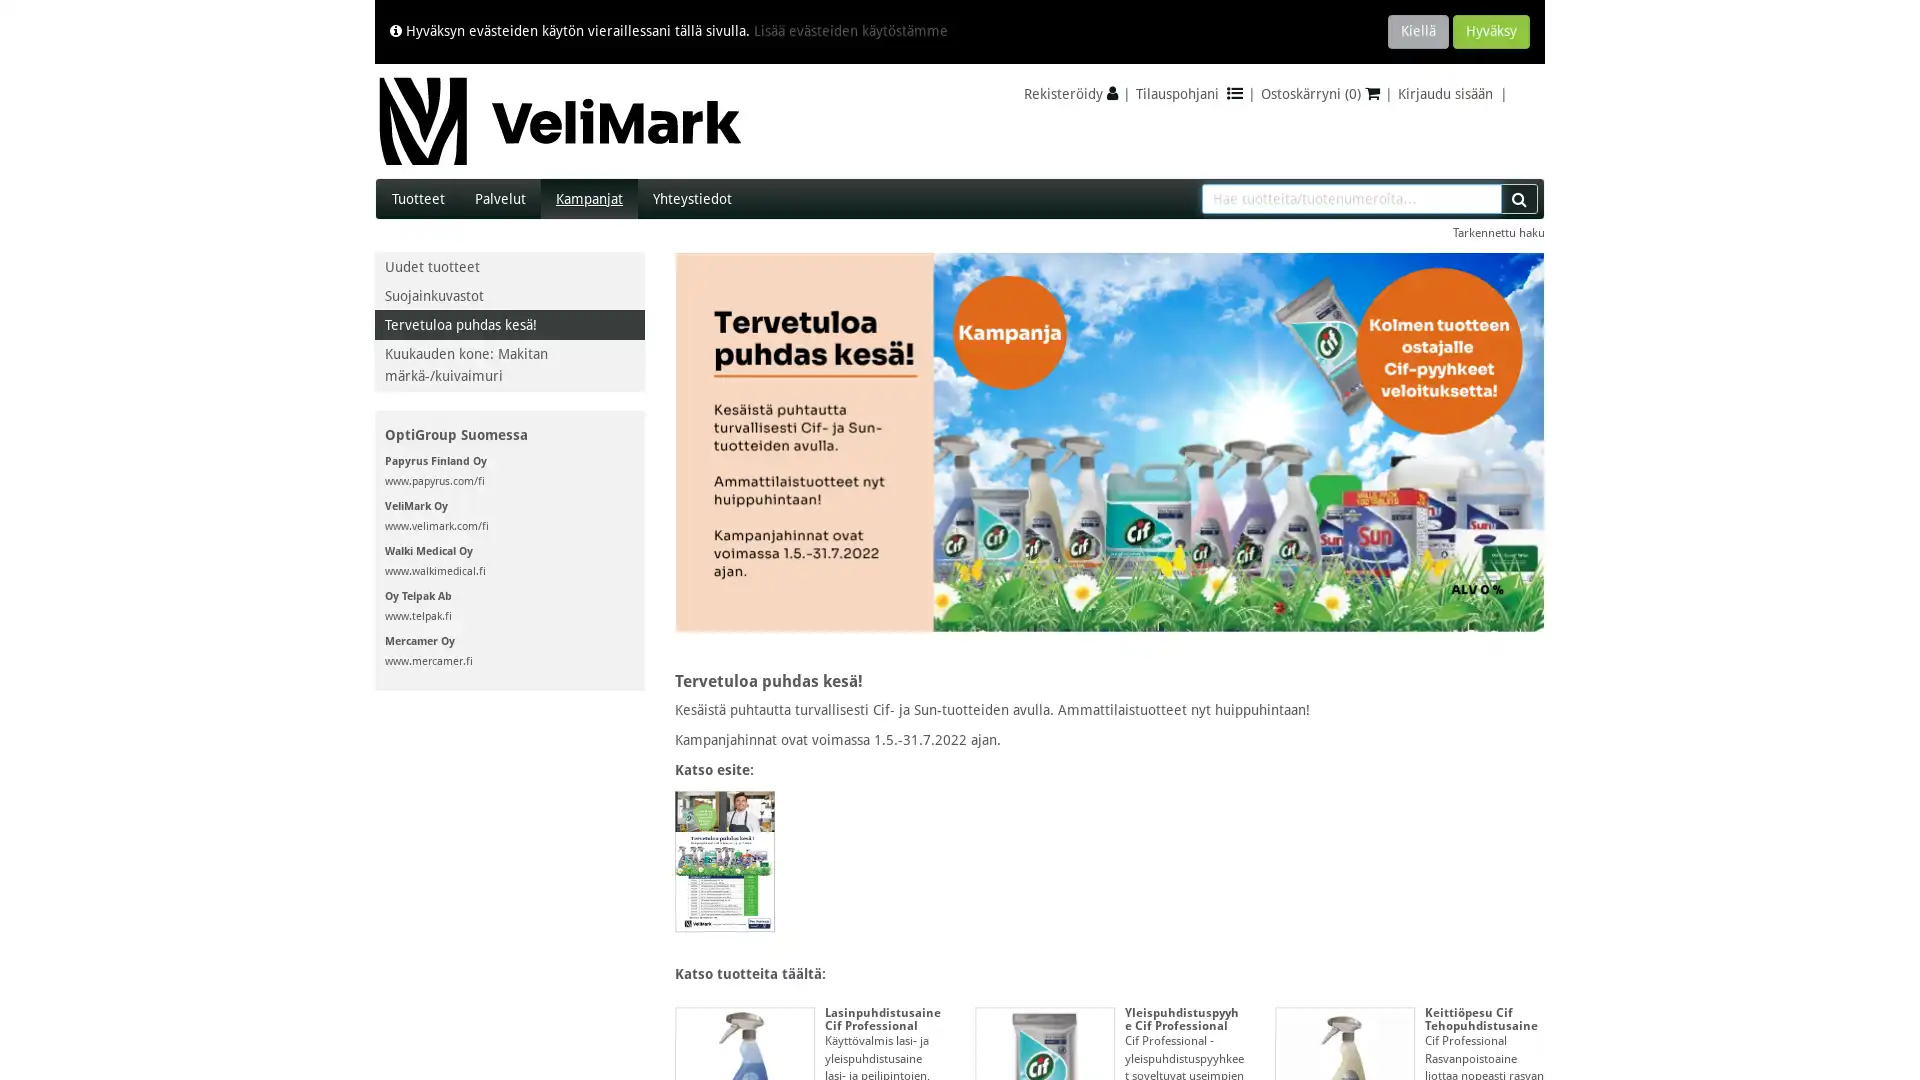 This screenshot has height=1080, width=1920. I want to click on Hyvaksy, so click(1491, 31).